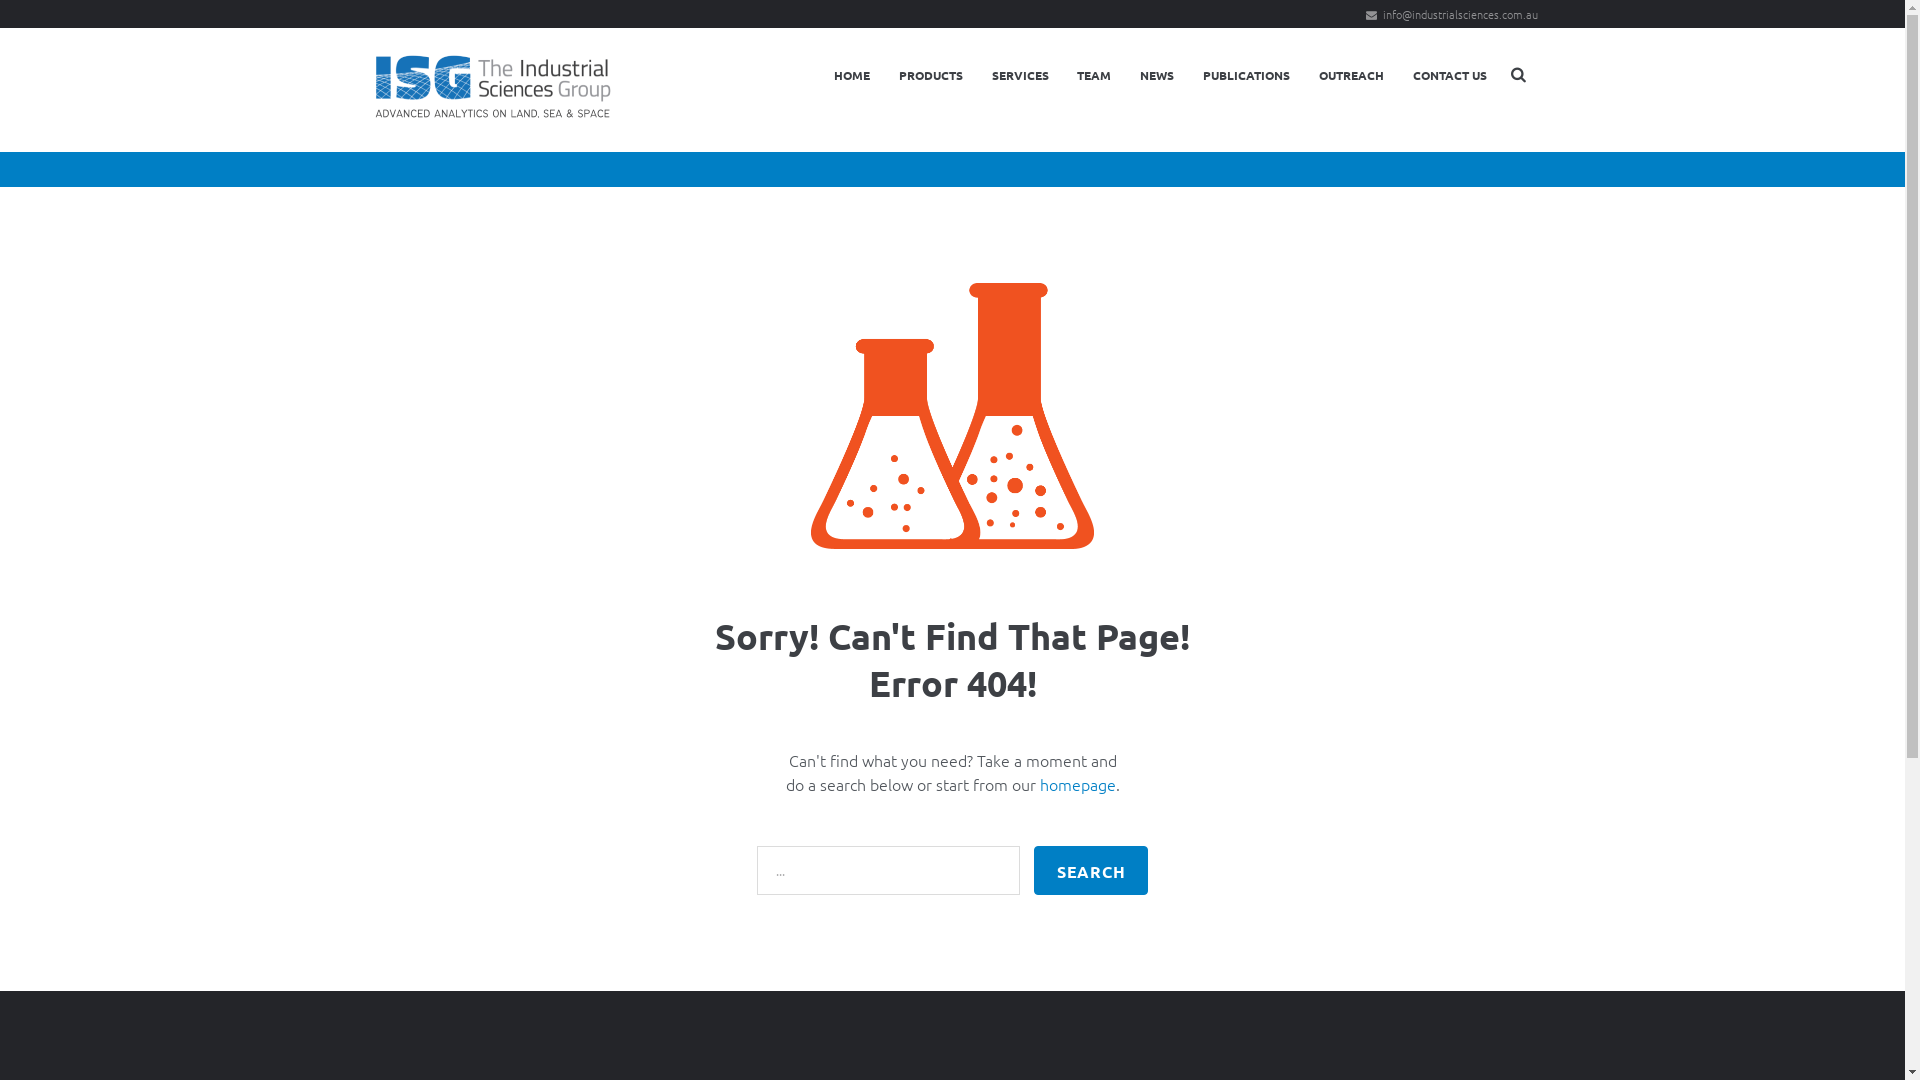 This screenshot has height=1080, width=1920. What do you see at coordinates (1157, 74) in the screenshot?
I see `'NEWS'` at bounding box center [1157, 74].